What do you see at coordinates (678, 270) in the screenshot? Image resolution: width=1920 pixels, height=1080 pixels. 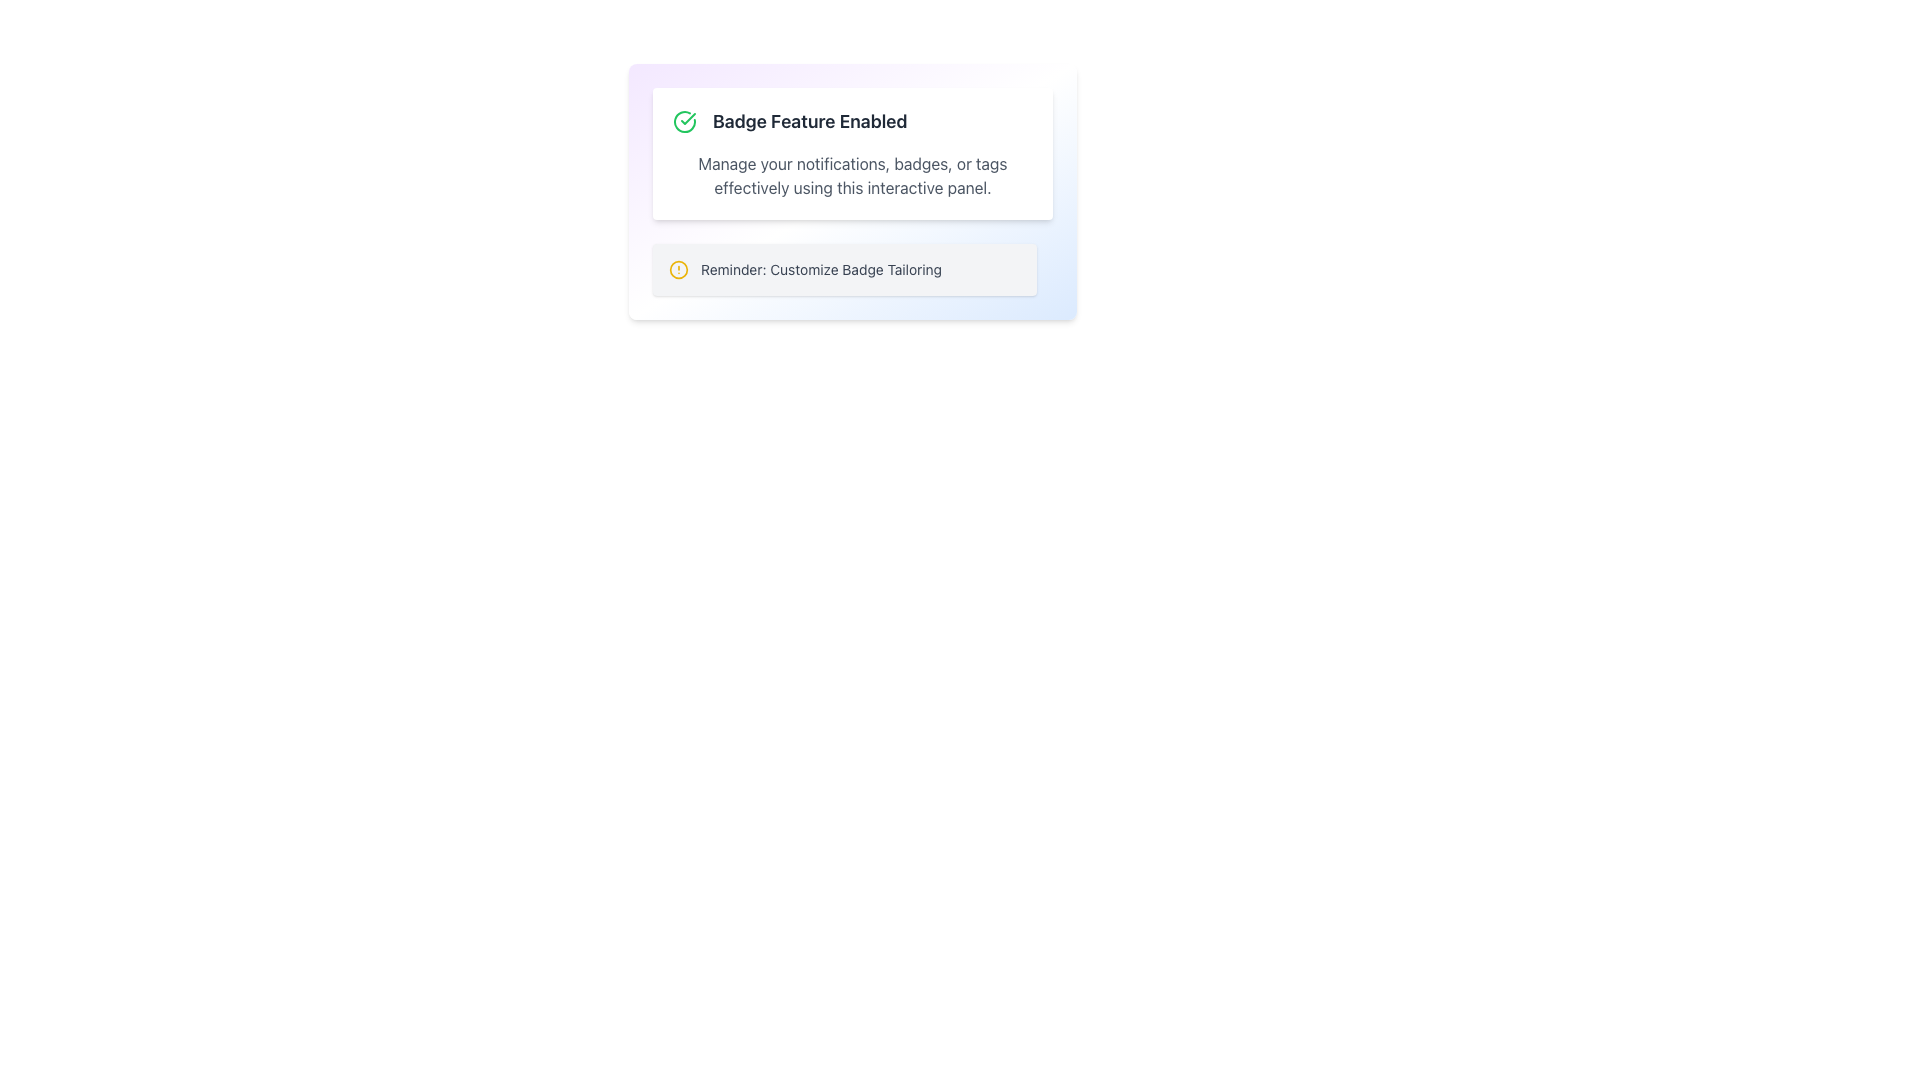 I see `the reminder icon located at the leftmost part of the horizontal group containing the text 'Reminder: Customize Badge Tailoring'` at bounding box center [678, 270].